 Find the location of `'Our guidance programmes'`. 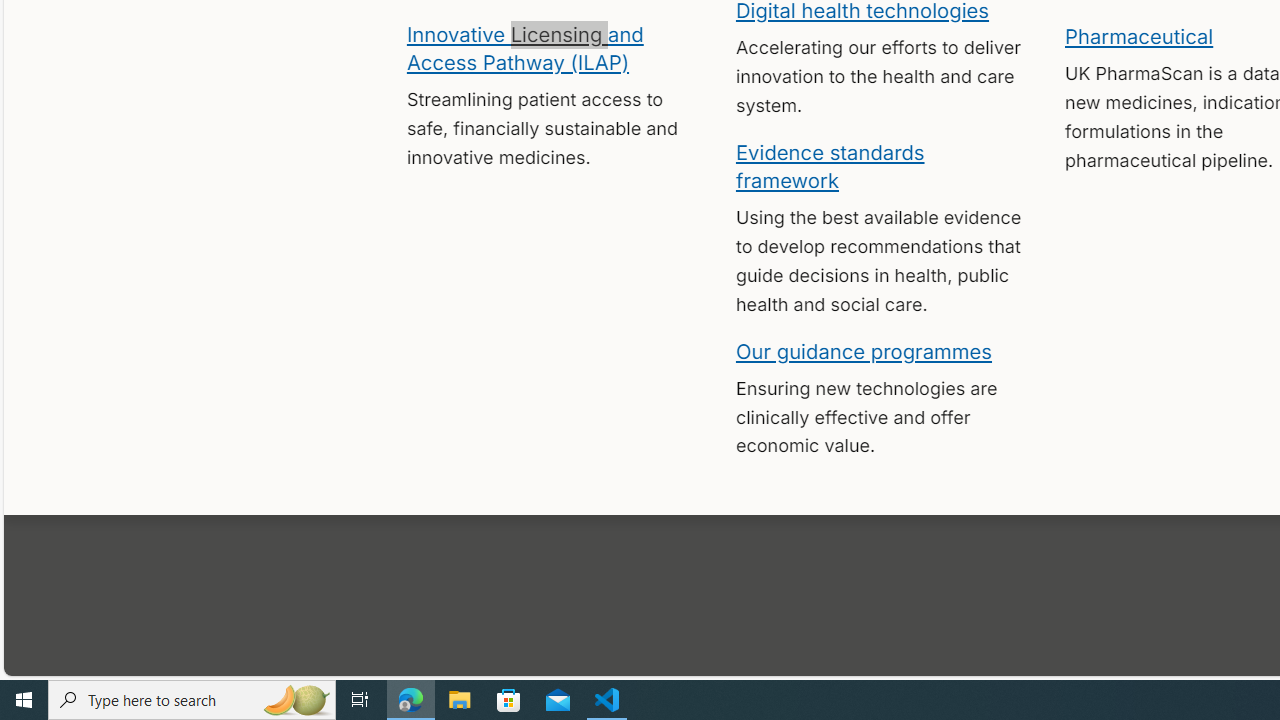

'Our guidance programmes' is located at coordinates (864, 350).